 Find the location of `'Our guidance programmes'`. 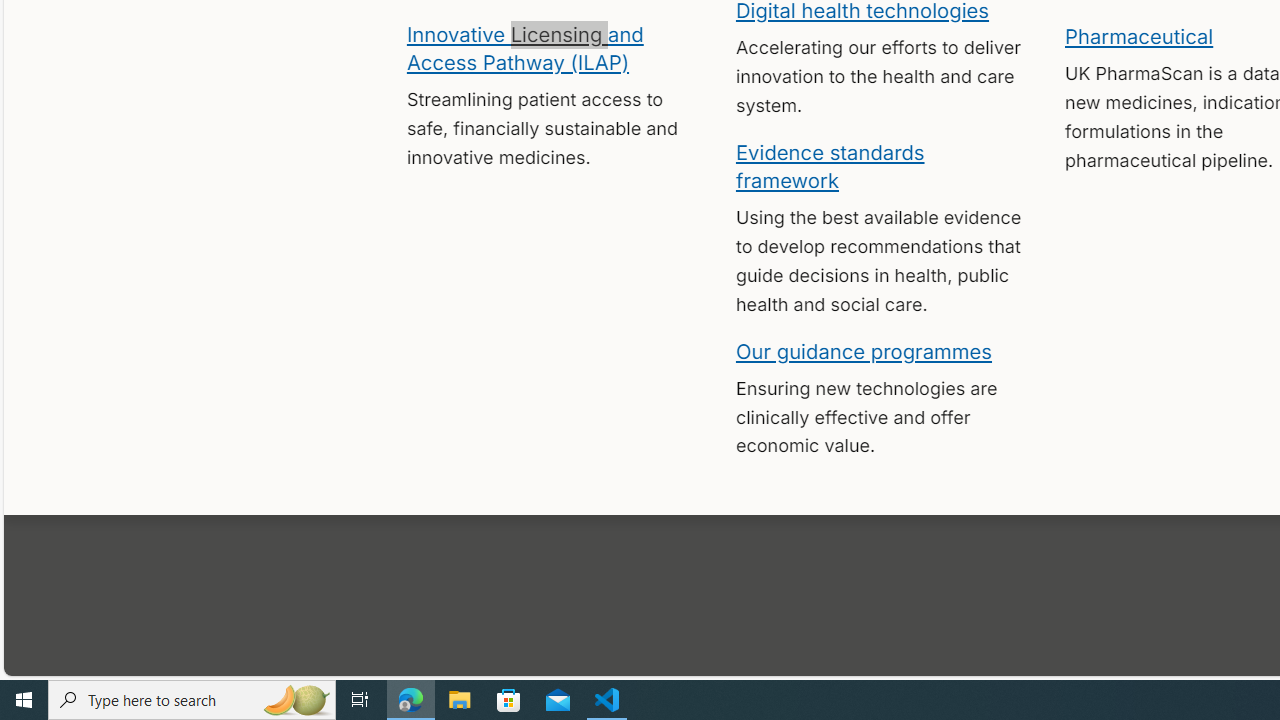

'Our guidance programmes' is located at coordinates (864, 350).